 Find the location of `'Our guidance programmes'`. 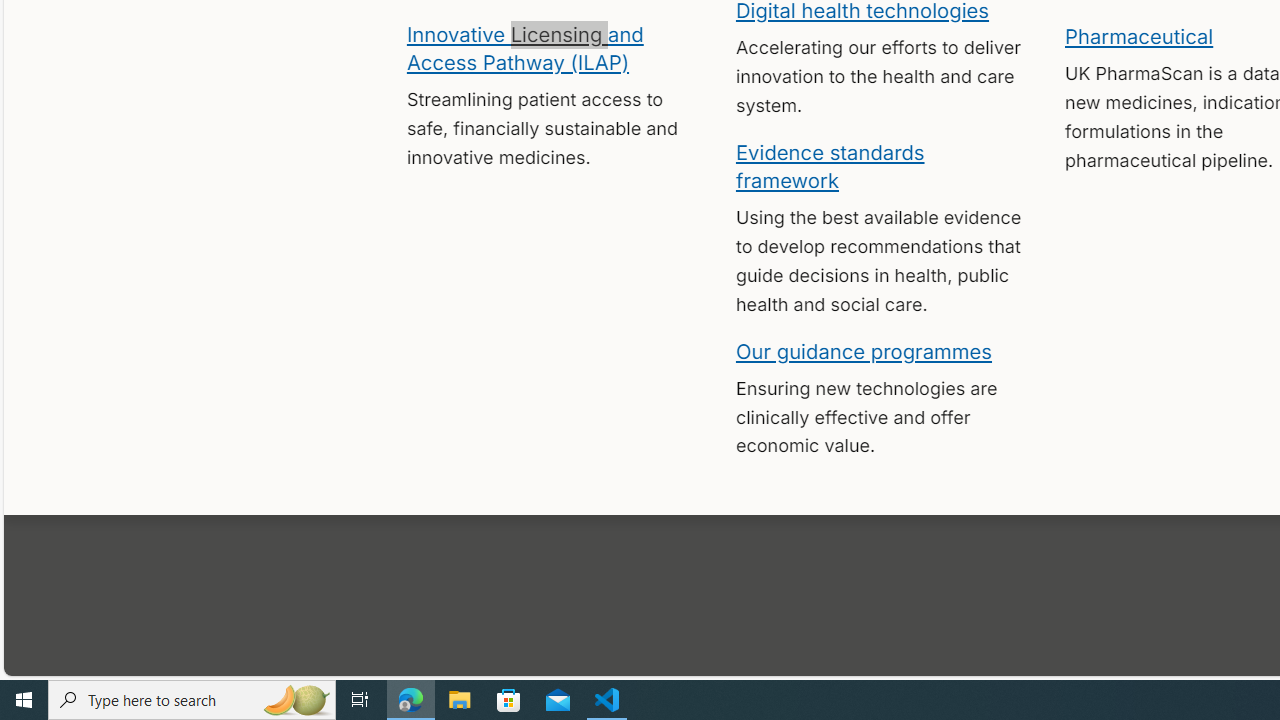

'Our guidance programmes' is located at coordinates (864, 350).